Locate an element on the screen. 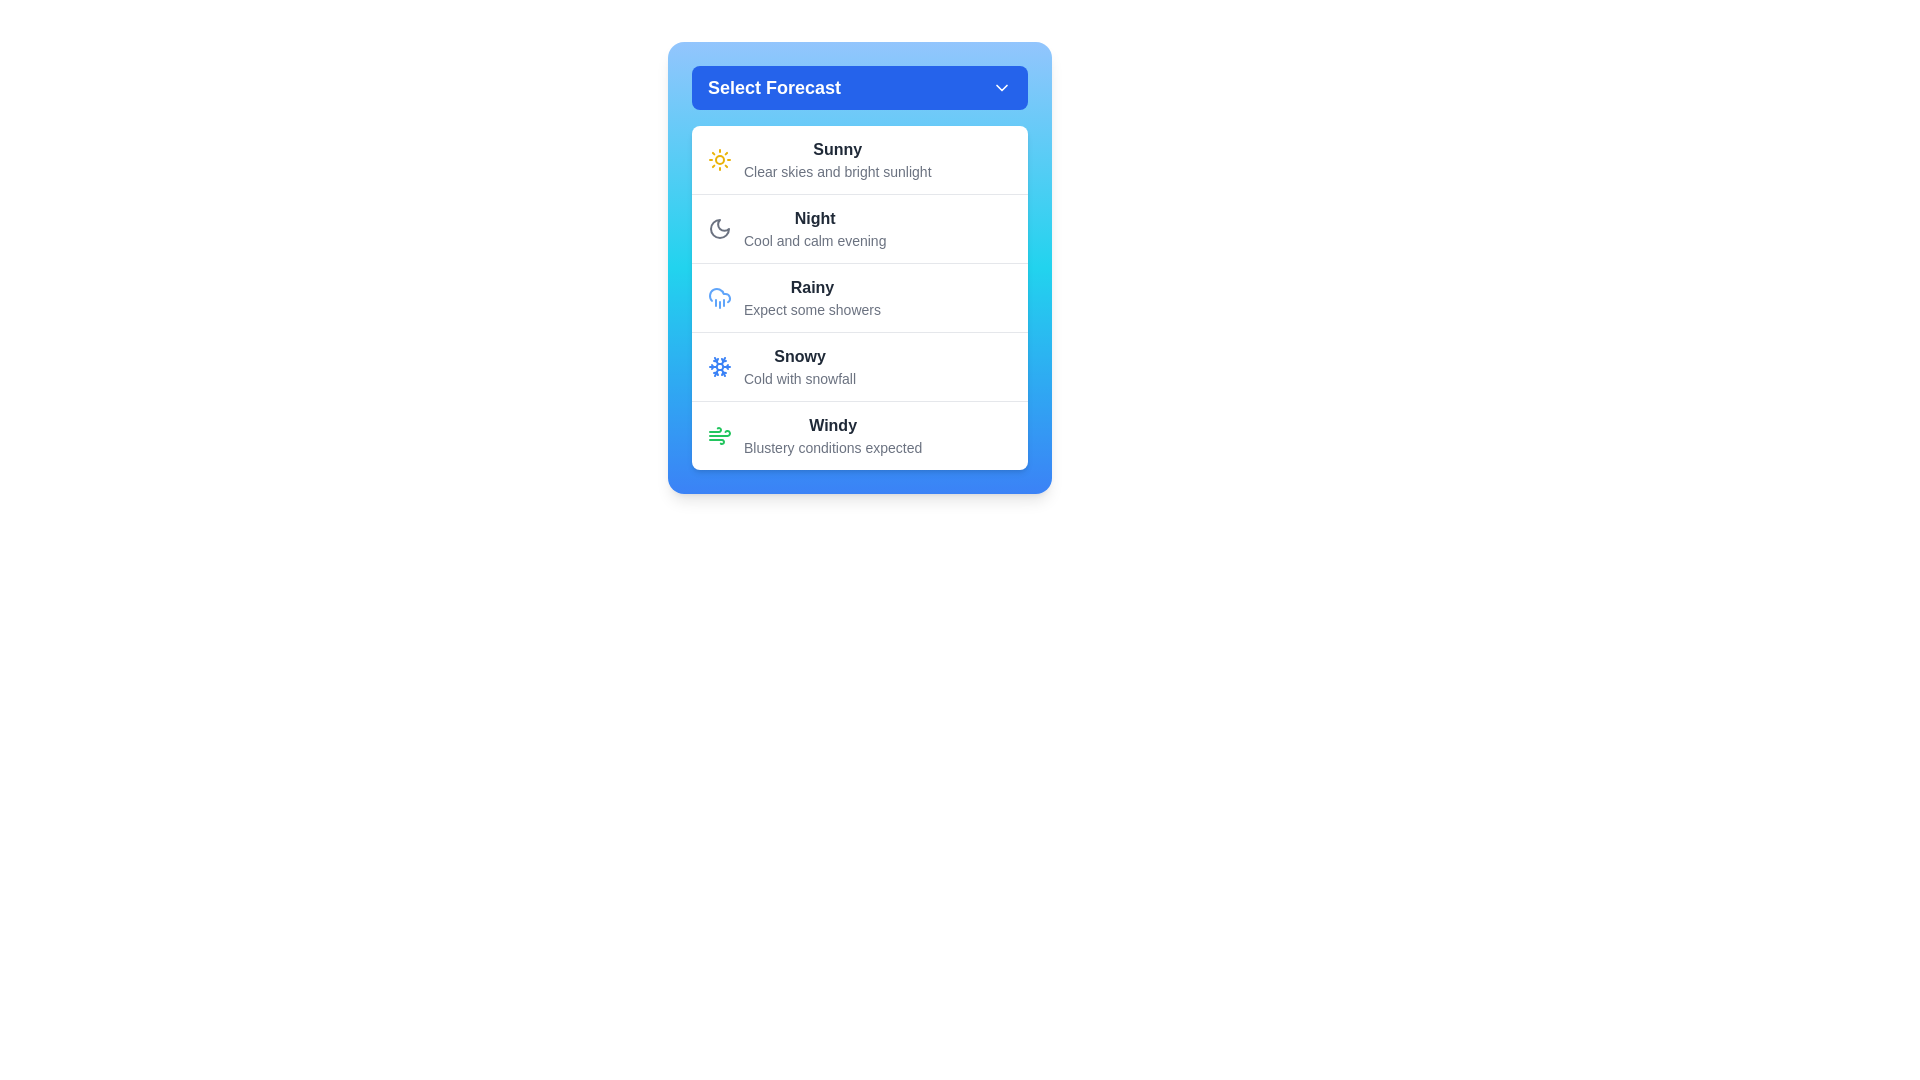 The height and width of the screenshot is (1080, 1920). the text label reading 'Clear skies and bright sunlight,' which is styled in light gray and located below the bolded title 'Sunny' within the weather conditions list is located at coordinates (837, 171).